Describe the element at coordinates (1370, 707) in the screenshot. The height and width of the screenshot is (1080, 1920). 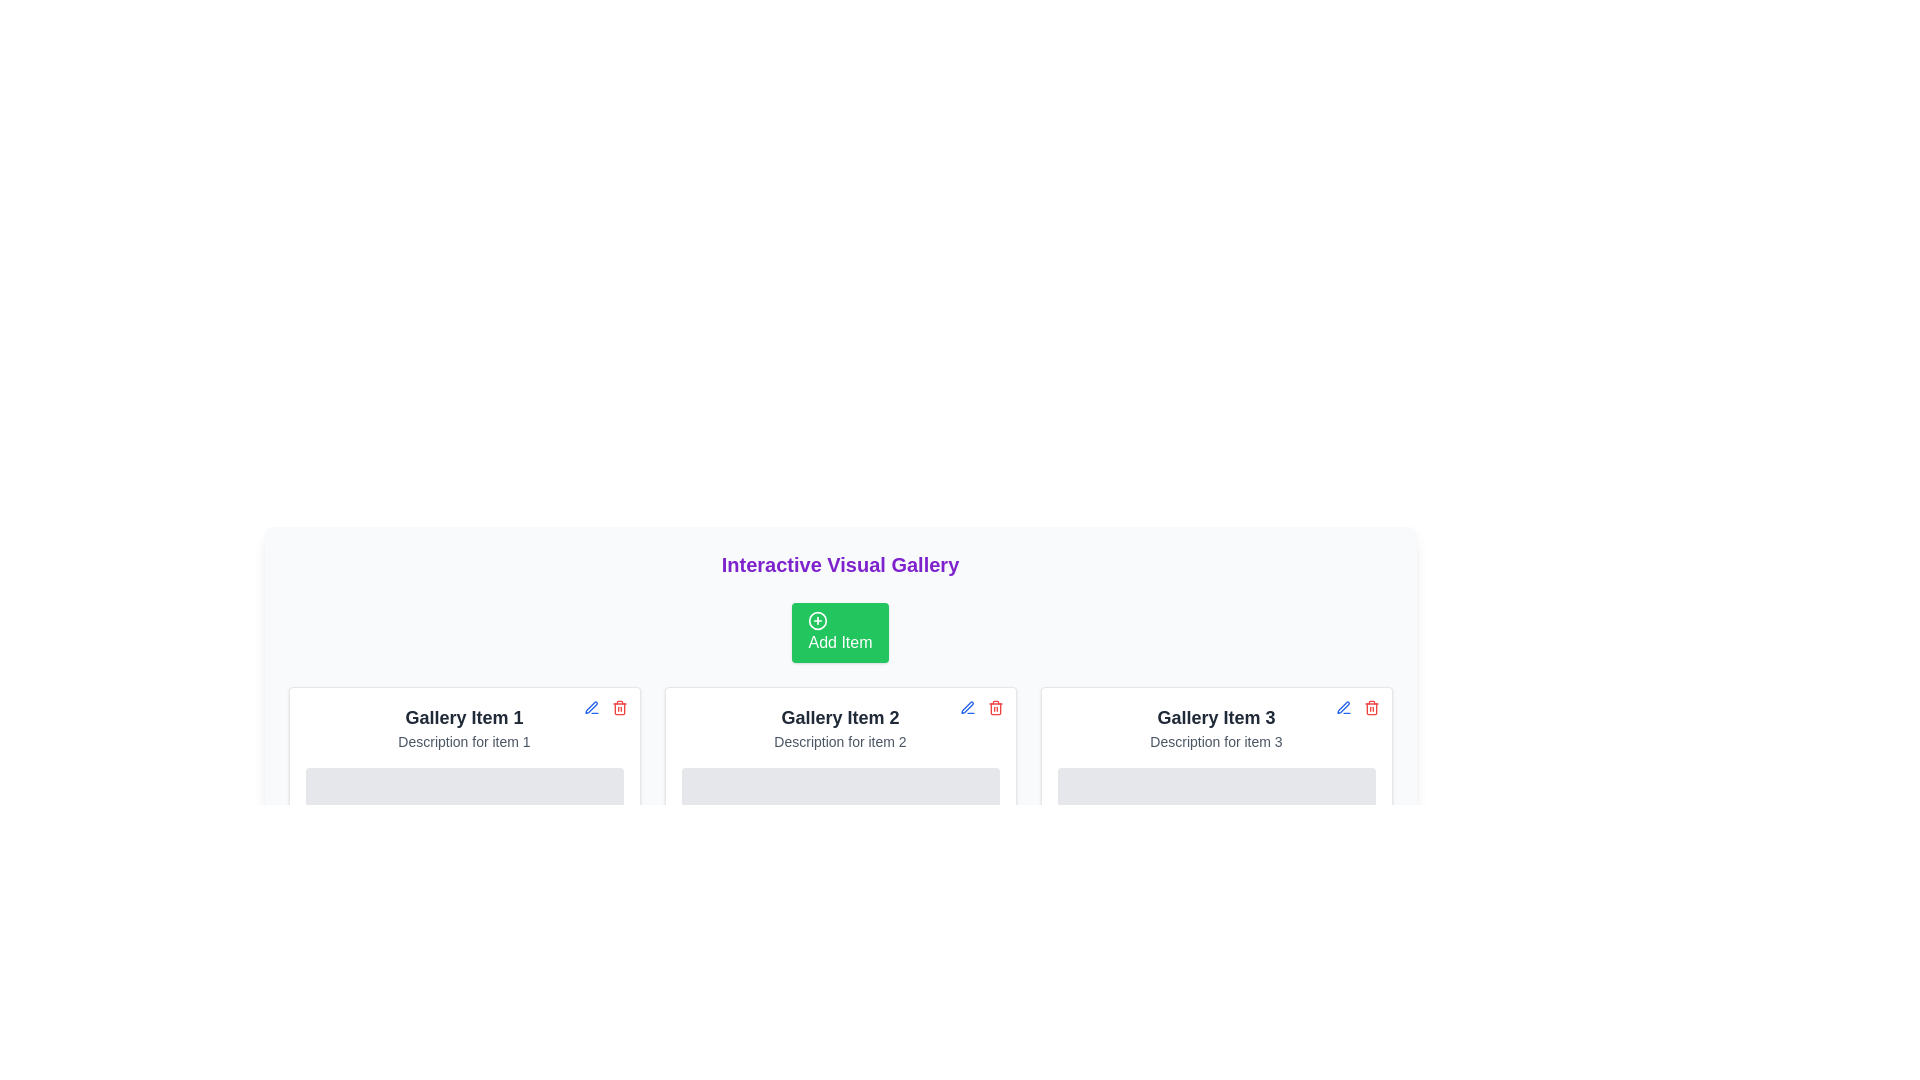
I see `the red trash icon button located in the top-right section of the 'Gallery Item 3' card` at that location.